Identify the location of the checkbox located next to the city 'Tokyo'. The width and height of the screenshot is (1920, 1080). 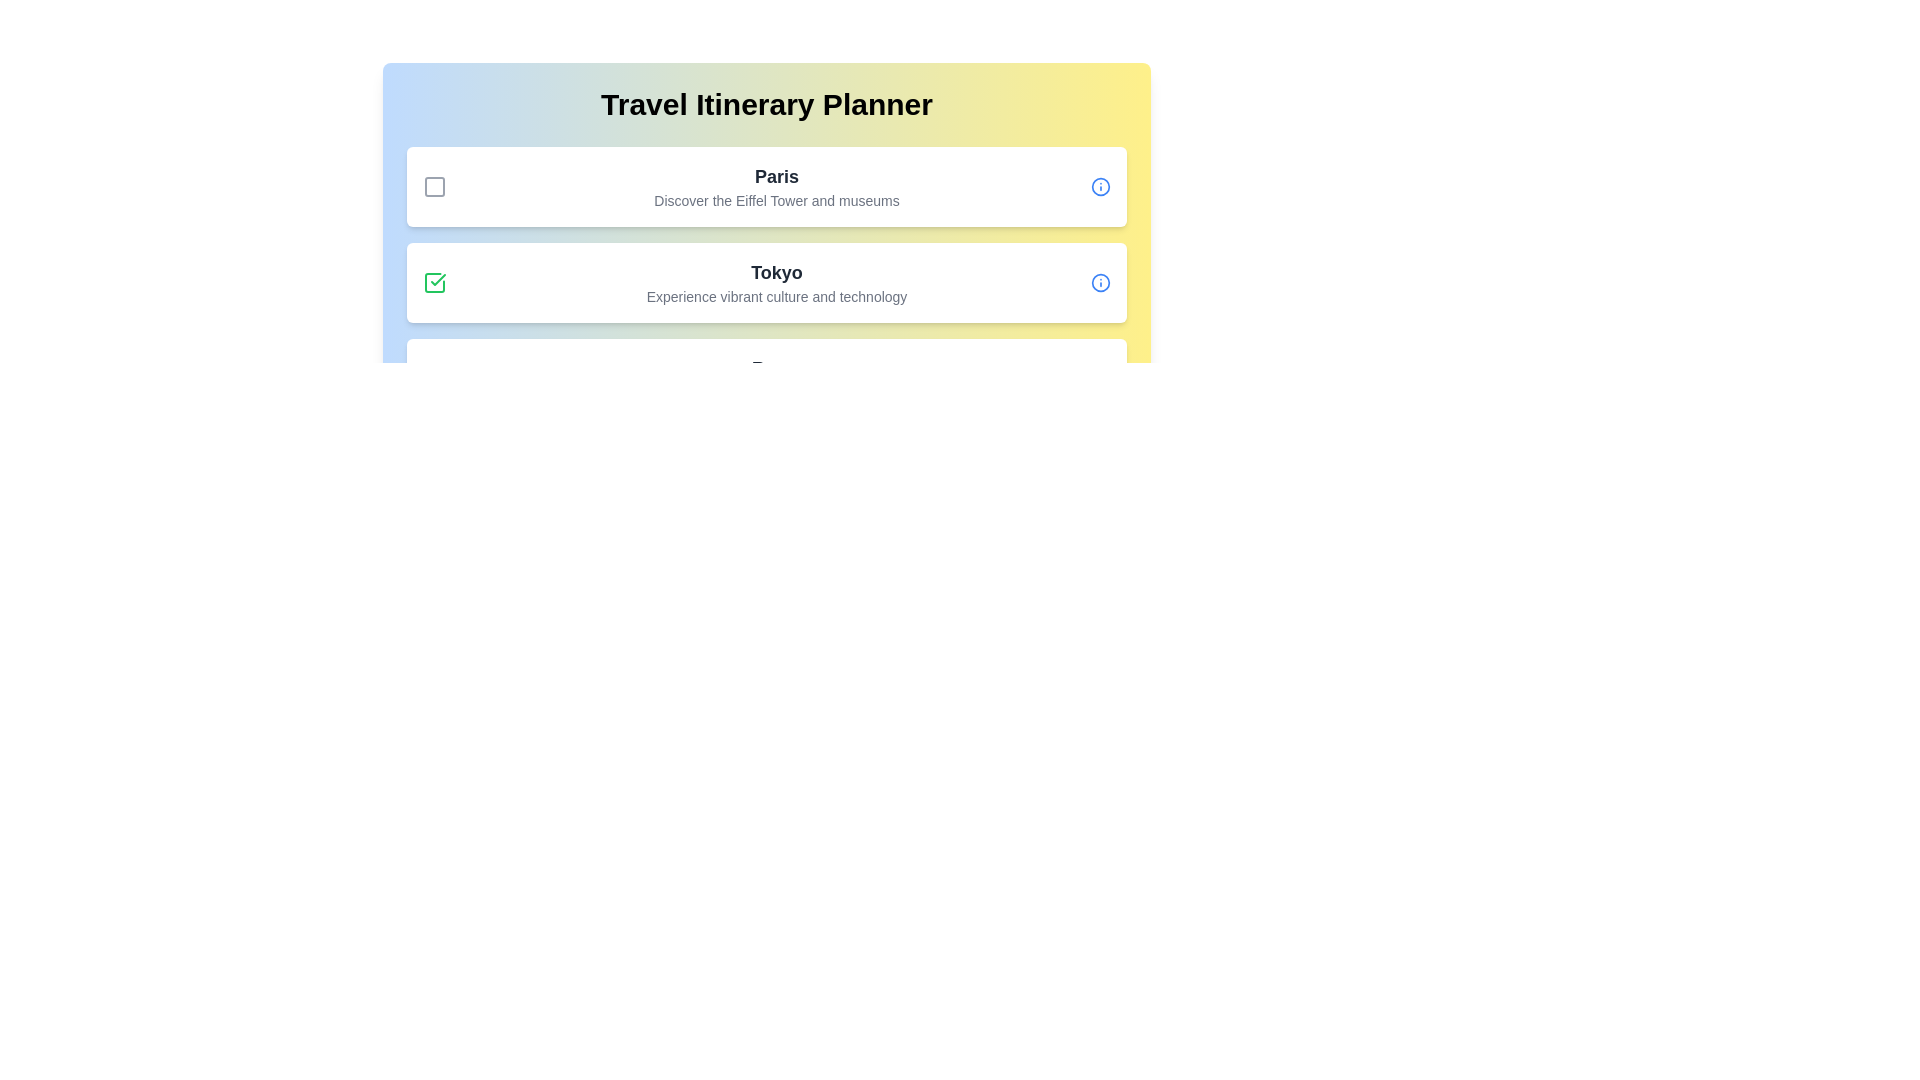
(434, 282).